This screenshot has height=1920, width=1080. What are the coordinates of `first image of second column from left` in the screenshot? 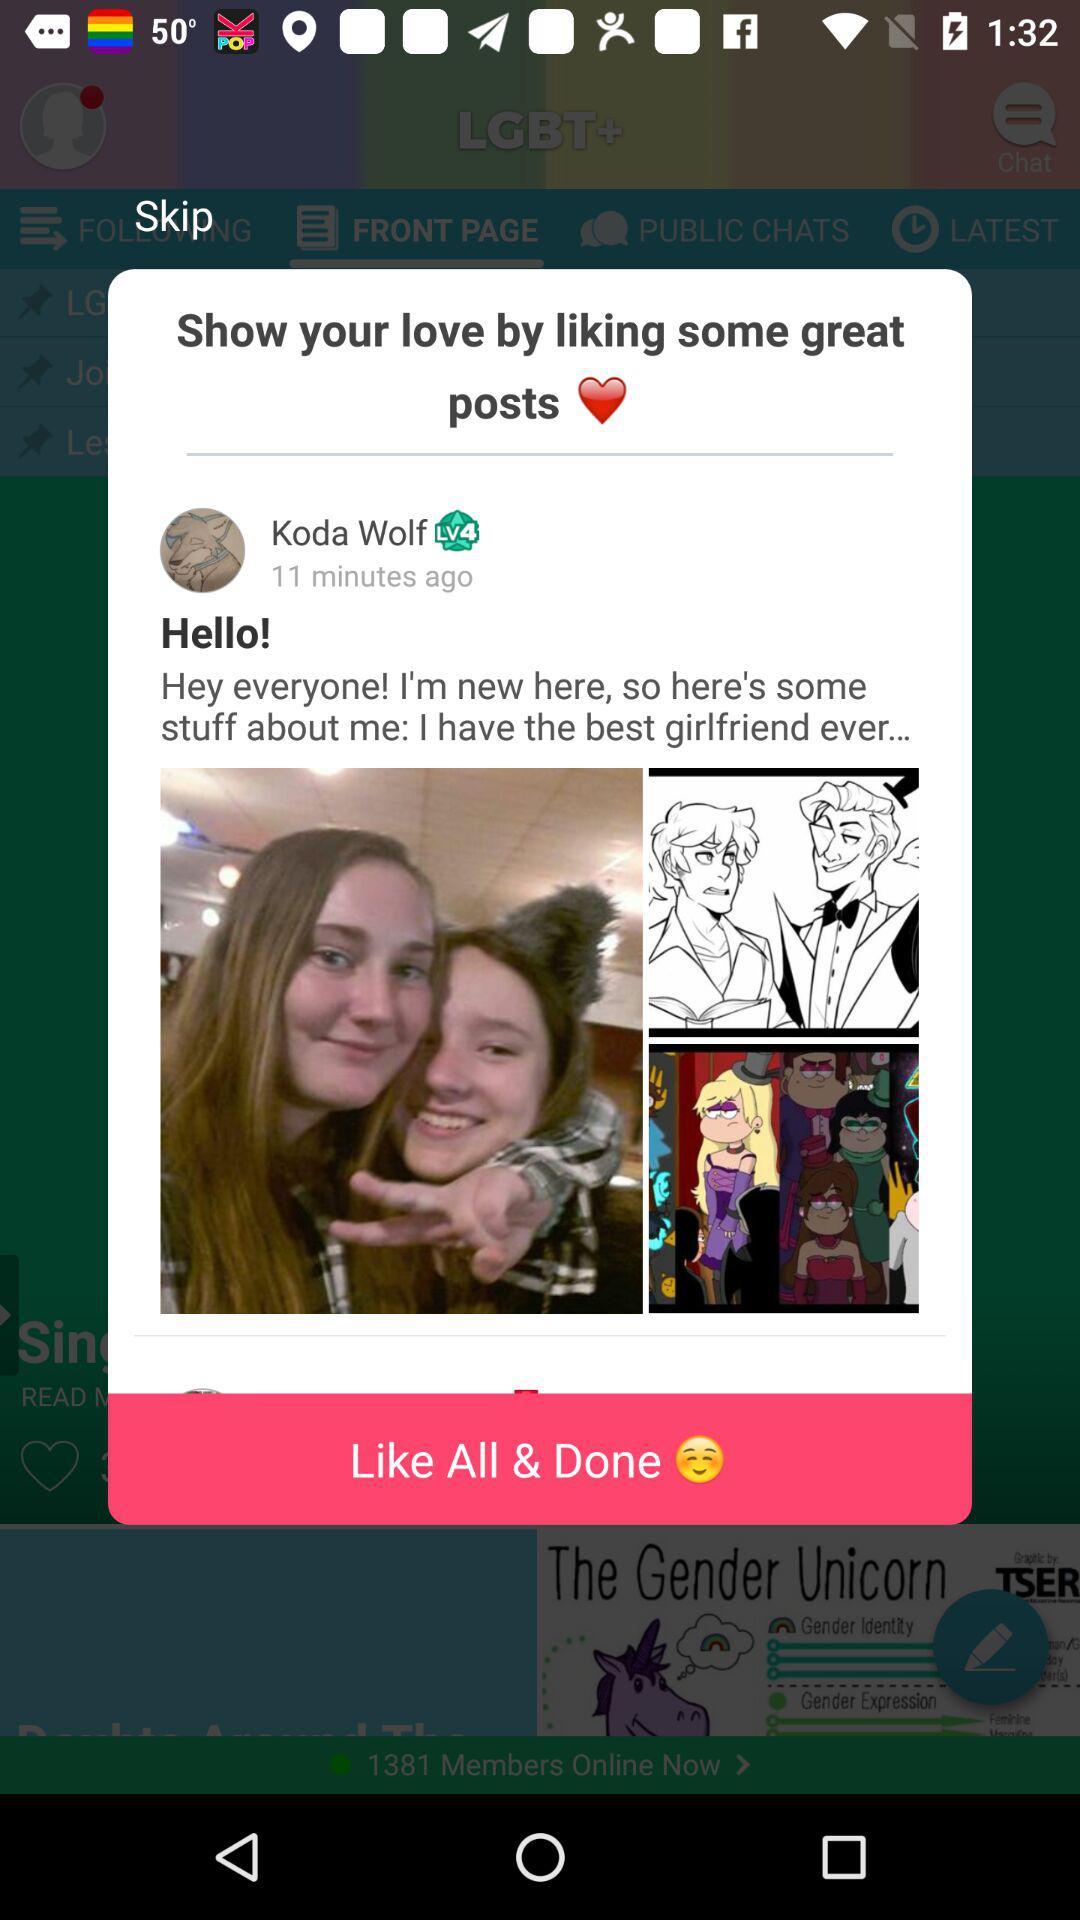 It's located at (782, 901).